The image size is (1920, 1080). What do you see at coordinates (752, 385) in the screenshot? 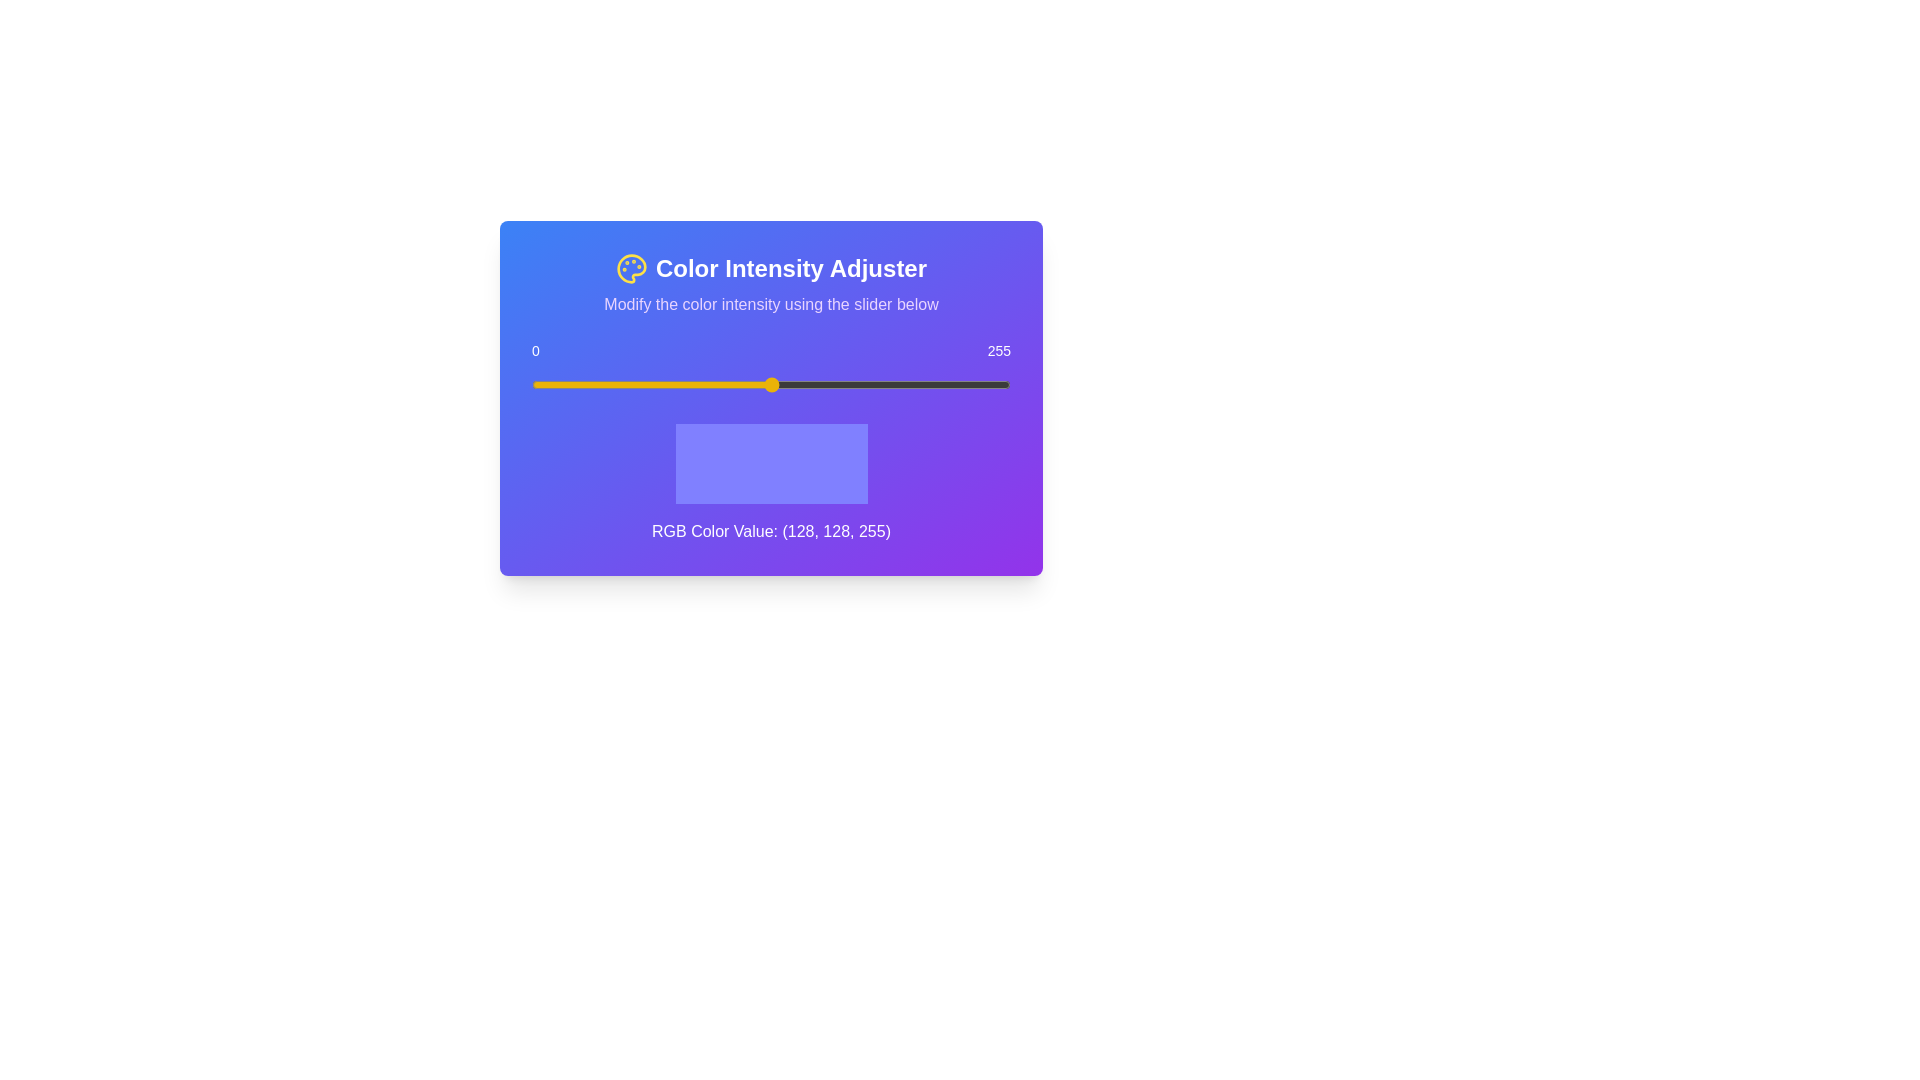
I see `the slider to set the color intensity to 118` at bounding box center [752, 385].